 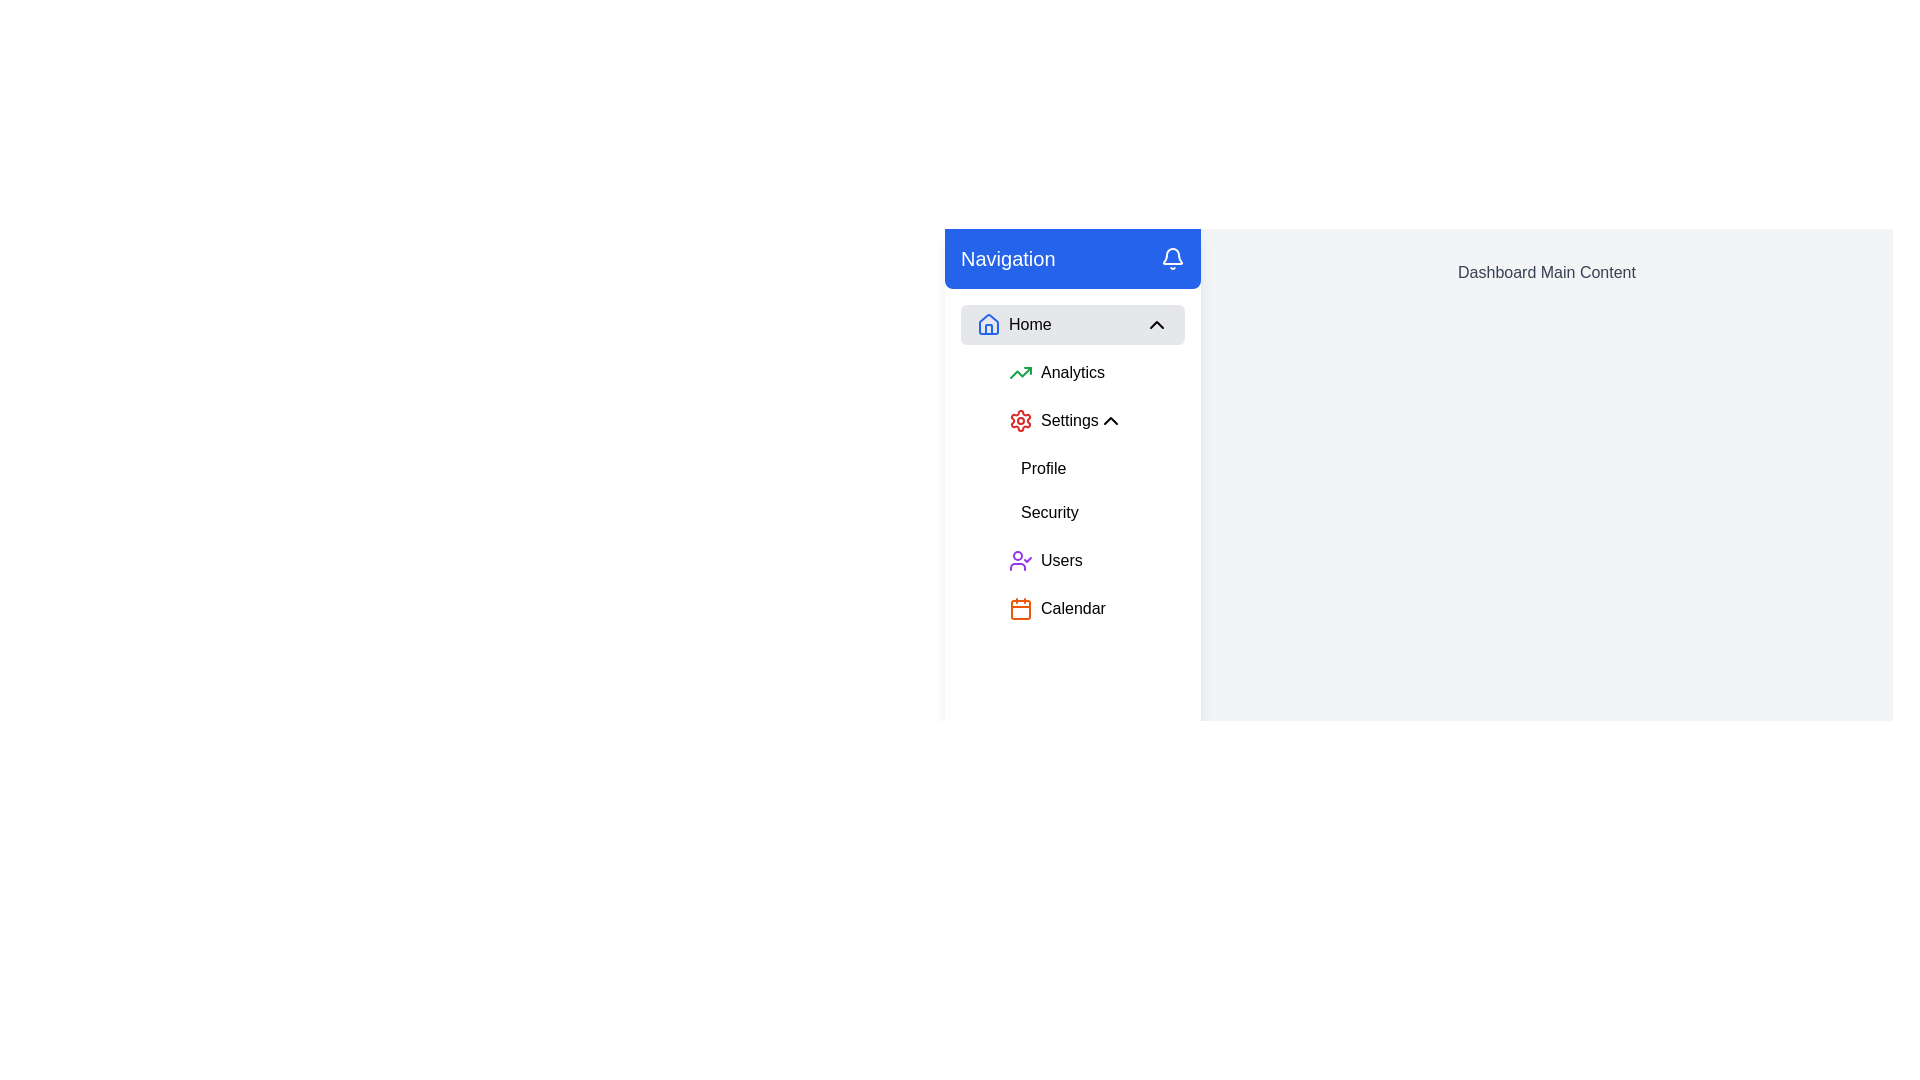 What do you see at coordinates (1044, 560) in the screenshot?
I see `the fifth interactive button in the vertical navigation menu, located under the 'Security' item and above the 'Calendar' item` at bounding box center [1044, 560].